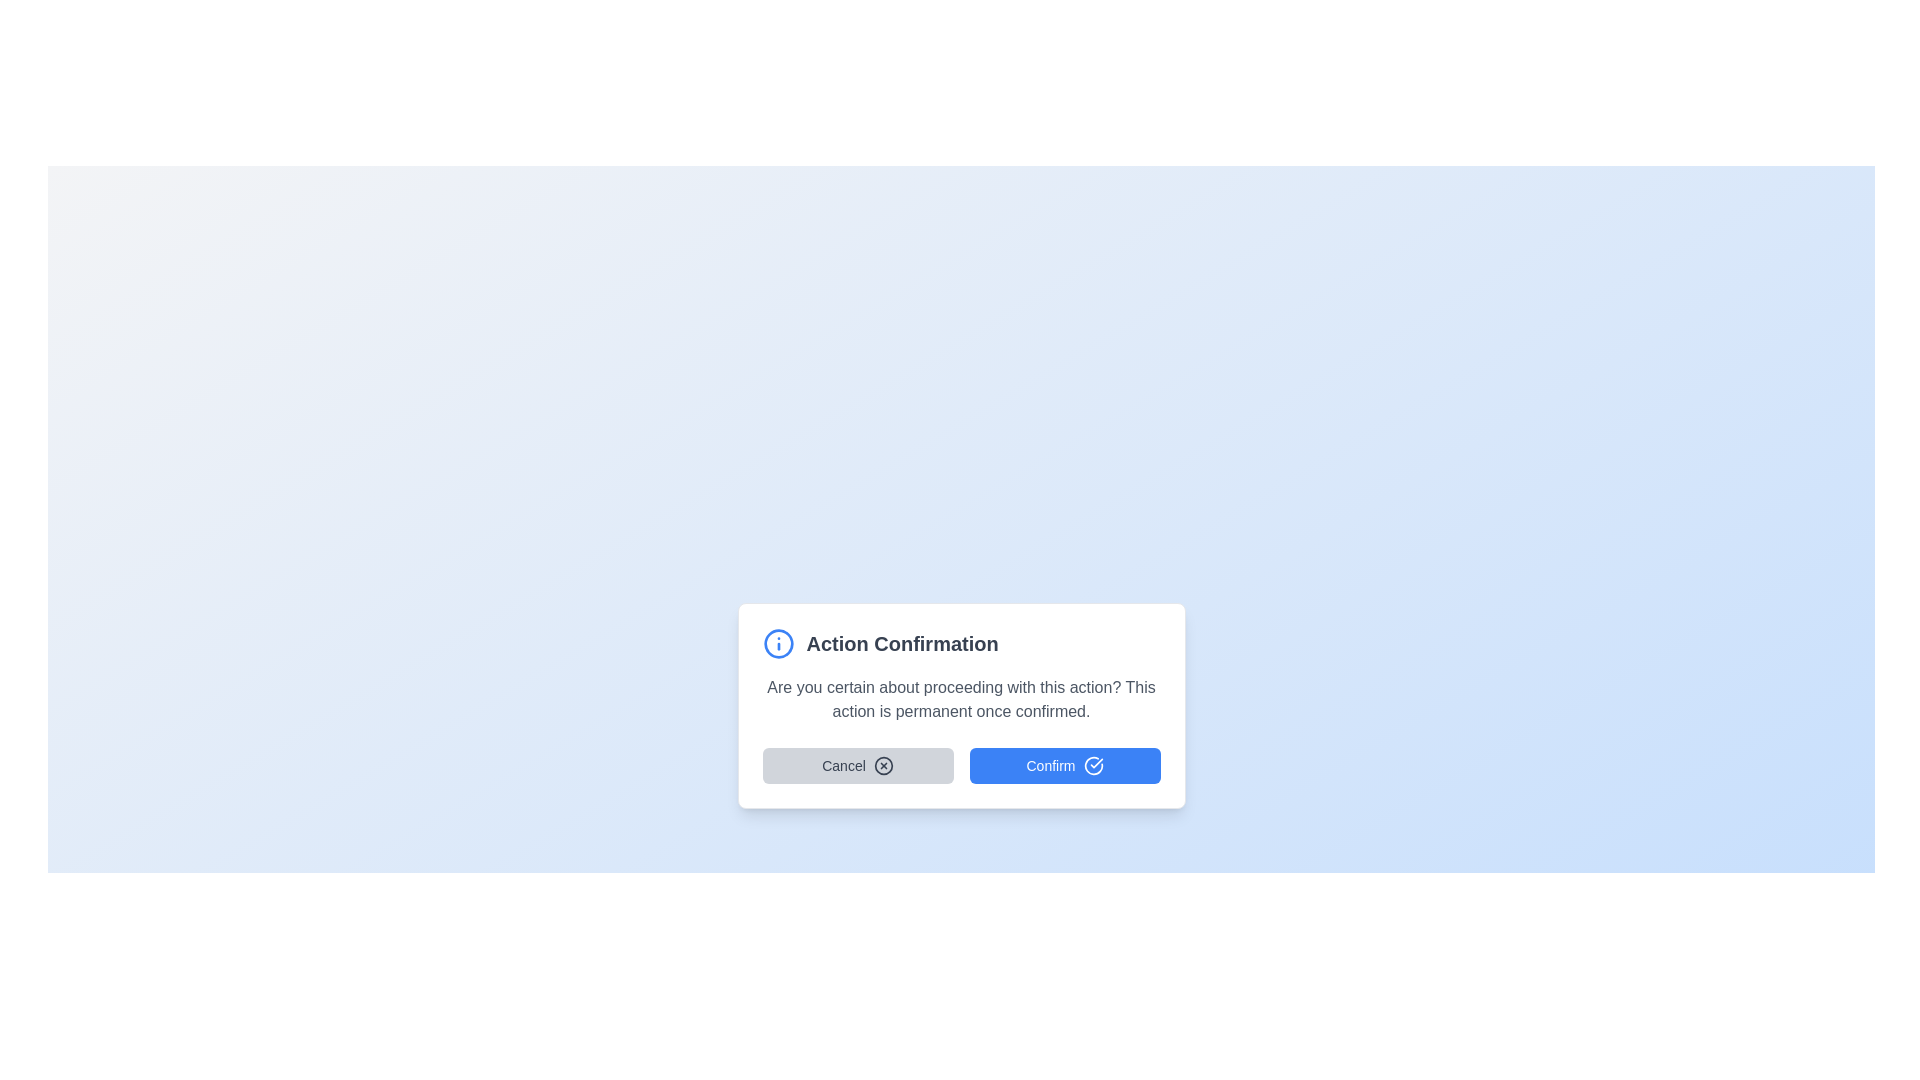 The image size is (1920, 1080). Describe the element at coordinates (1092, 765) in the screenshot. I see `the visual confirmation indicator icon located to the right of the 'Confirm' button` at that location.